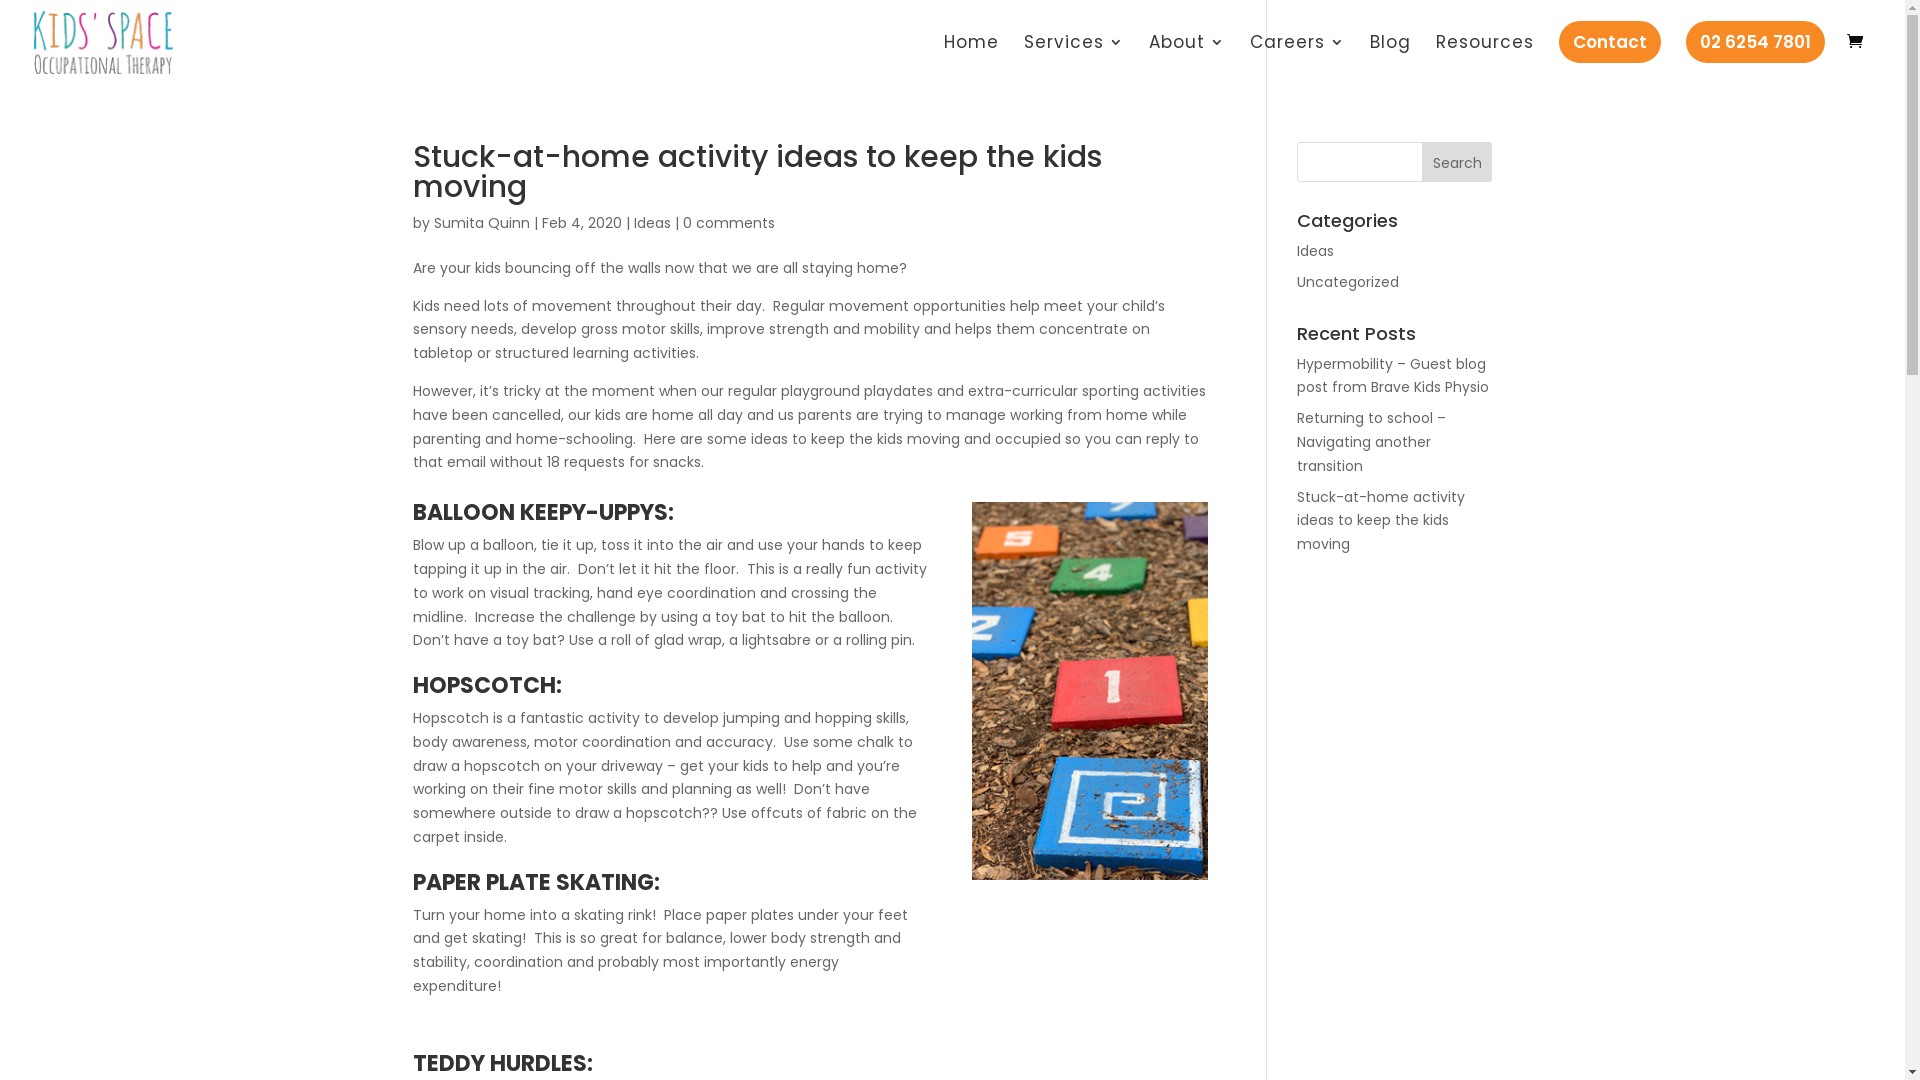 The image size is (1920, 1080). I want to click on 'Sumita Quinn', so click(432, 223).